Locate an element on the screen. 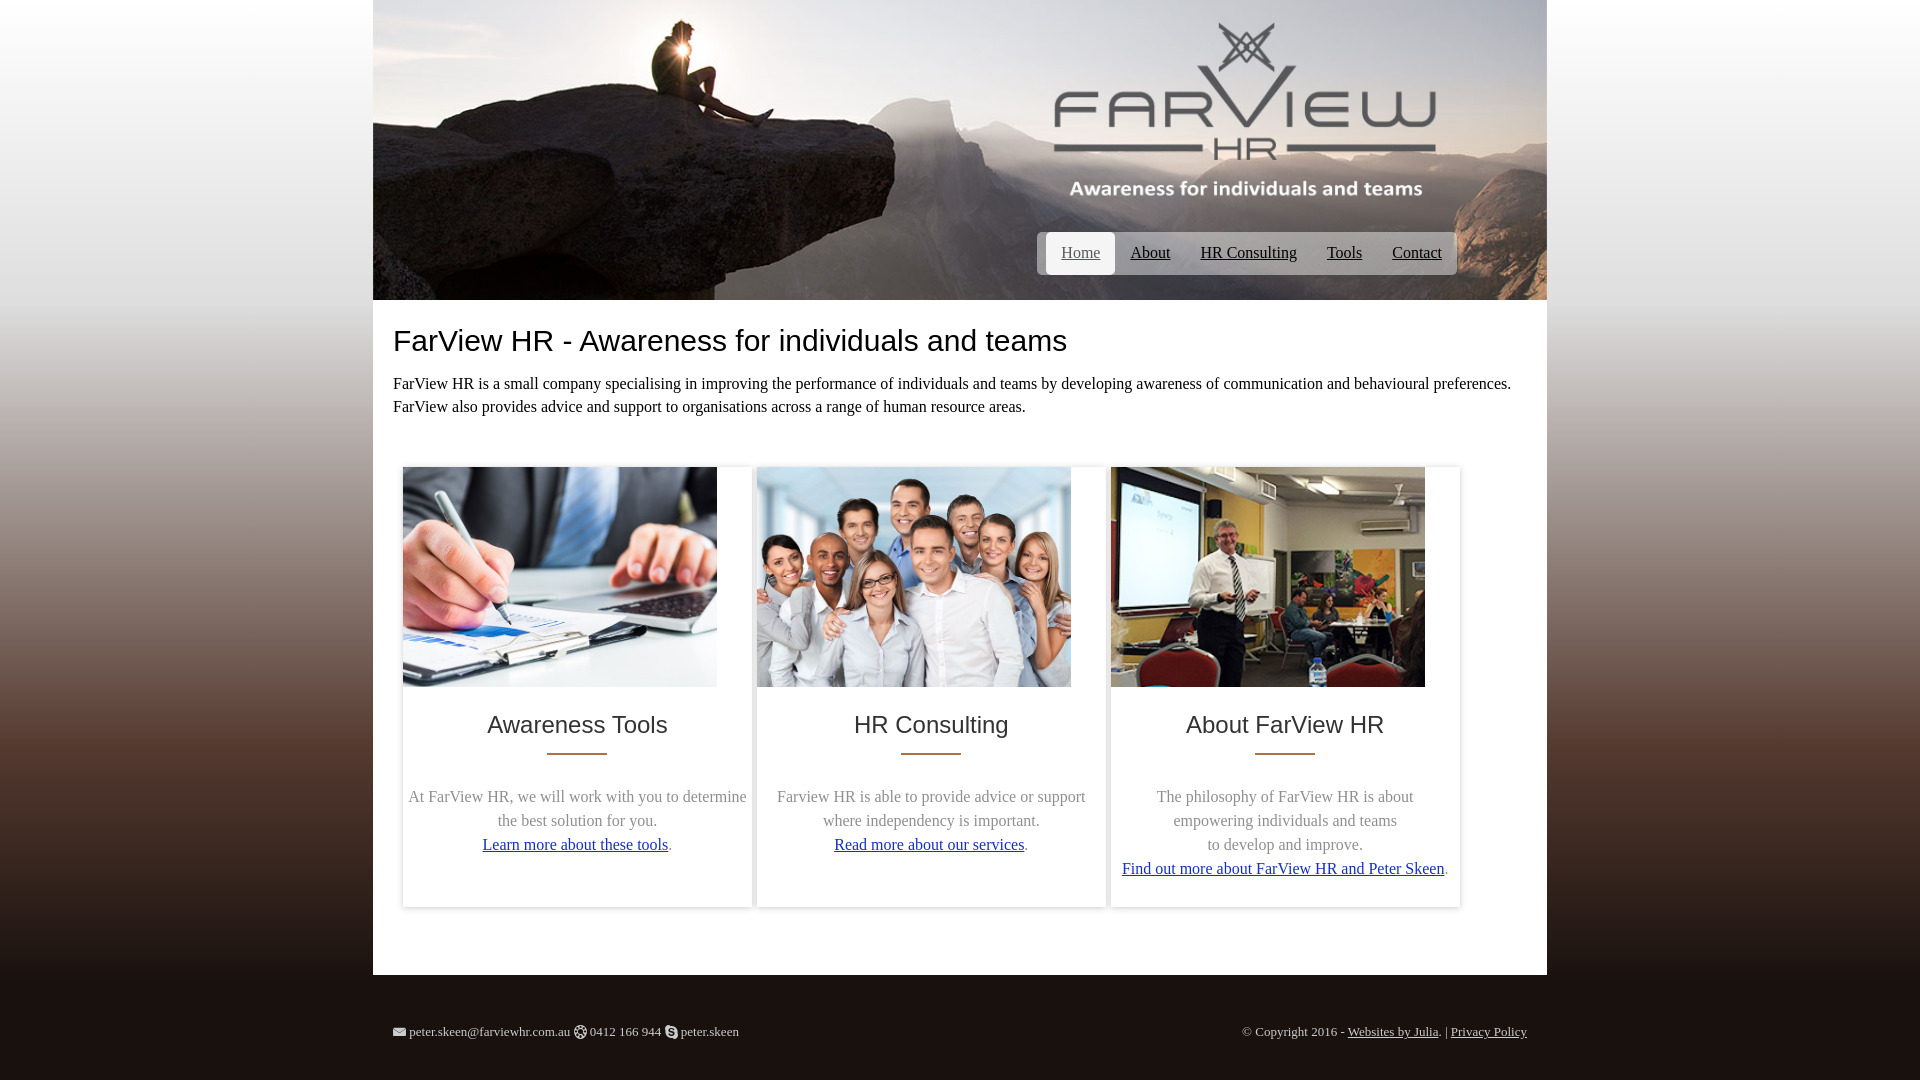 Image resolution: width=1920 pixels, height=1080 pixels. 'About' is located at coordinates (1150, 252).